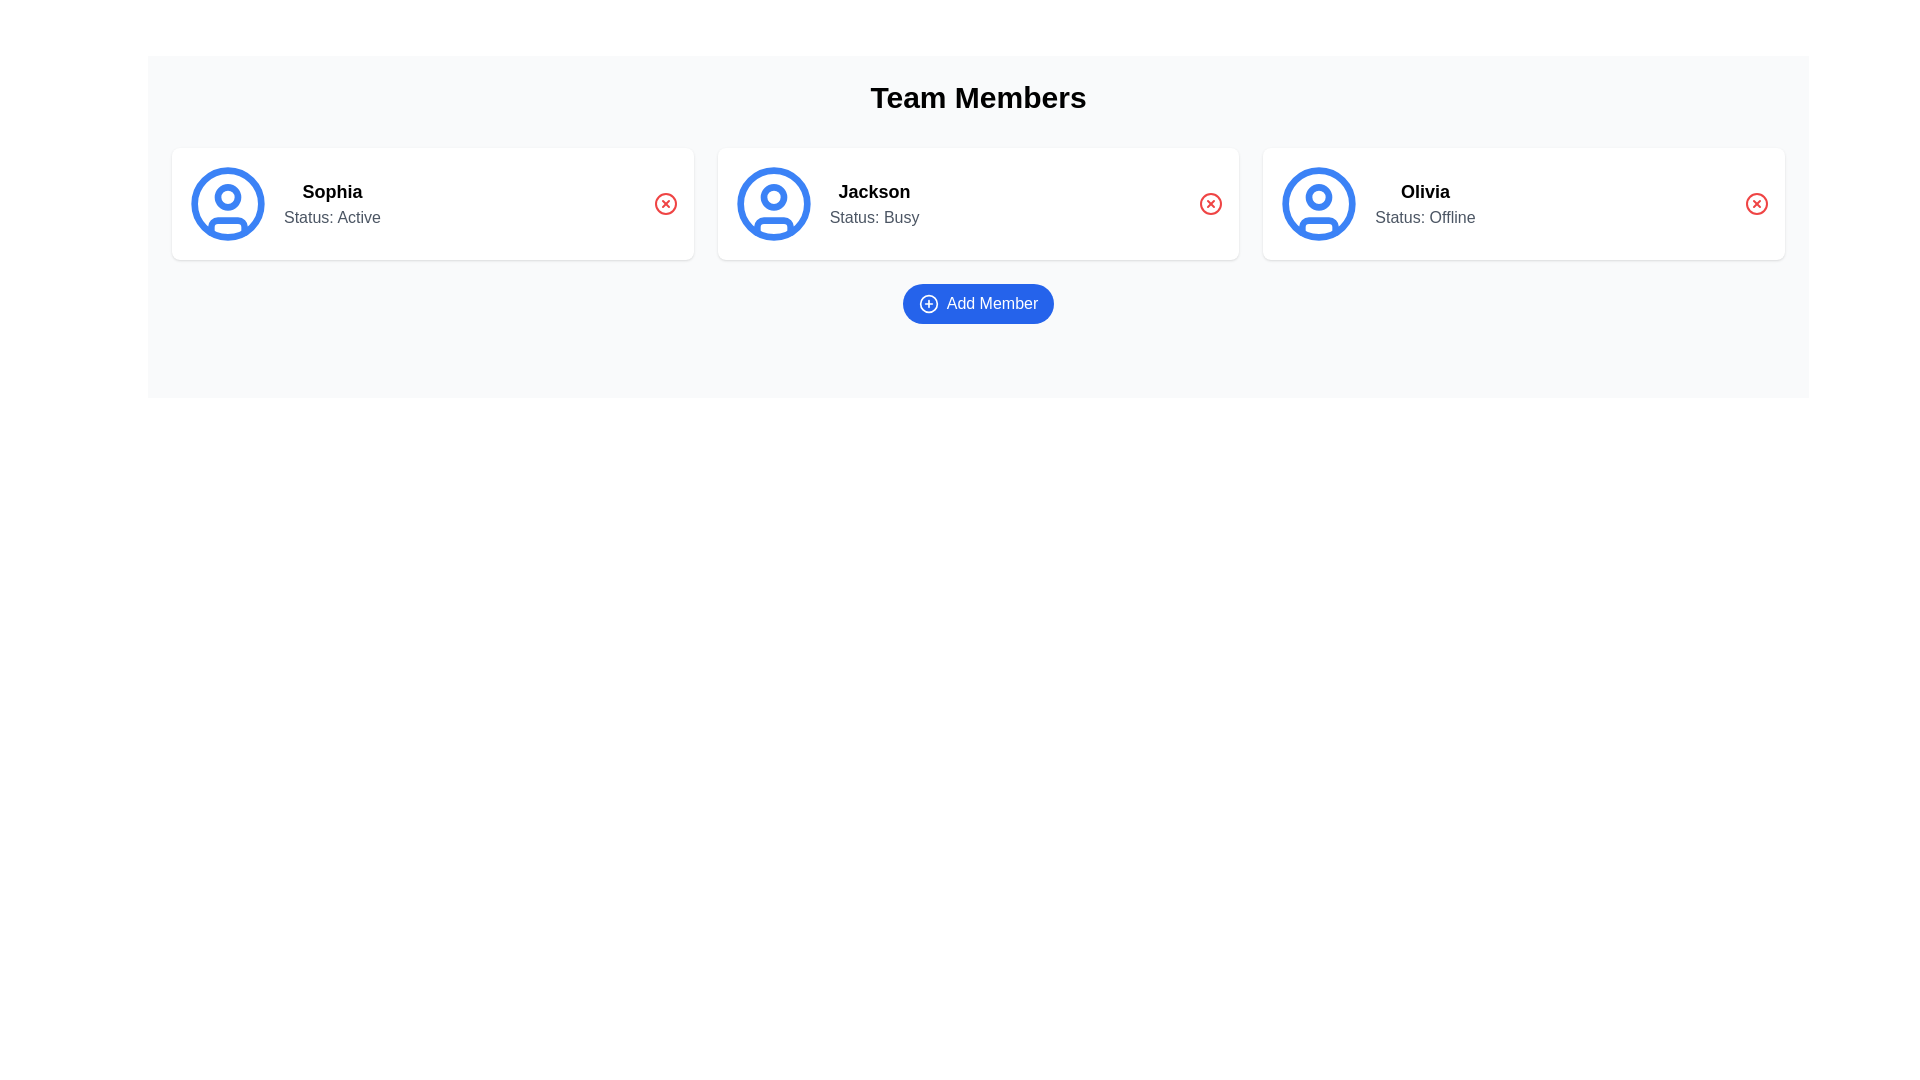 The height and width of the screenshot is (1080, 1920). What do you see at coordinates (227, 204) in the screenshot?
I see `the circular user icon with a blue outline that represents a user avatar, located to the left of the text 'Sophia Status: Active' in the first card` at bounding box center [227, 204].